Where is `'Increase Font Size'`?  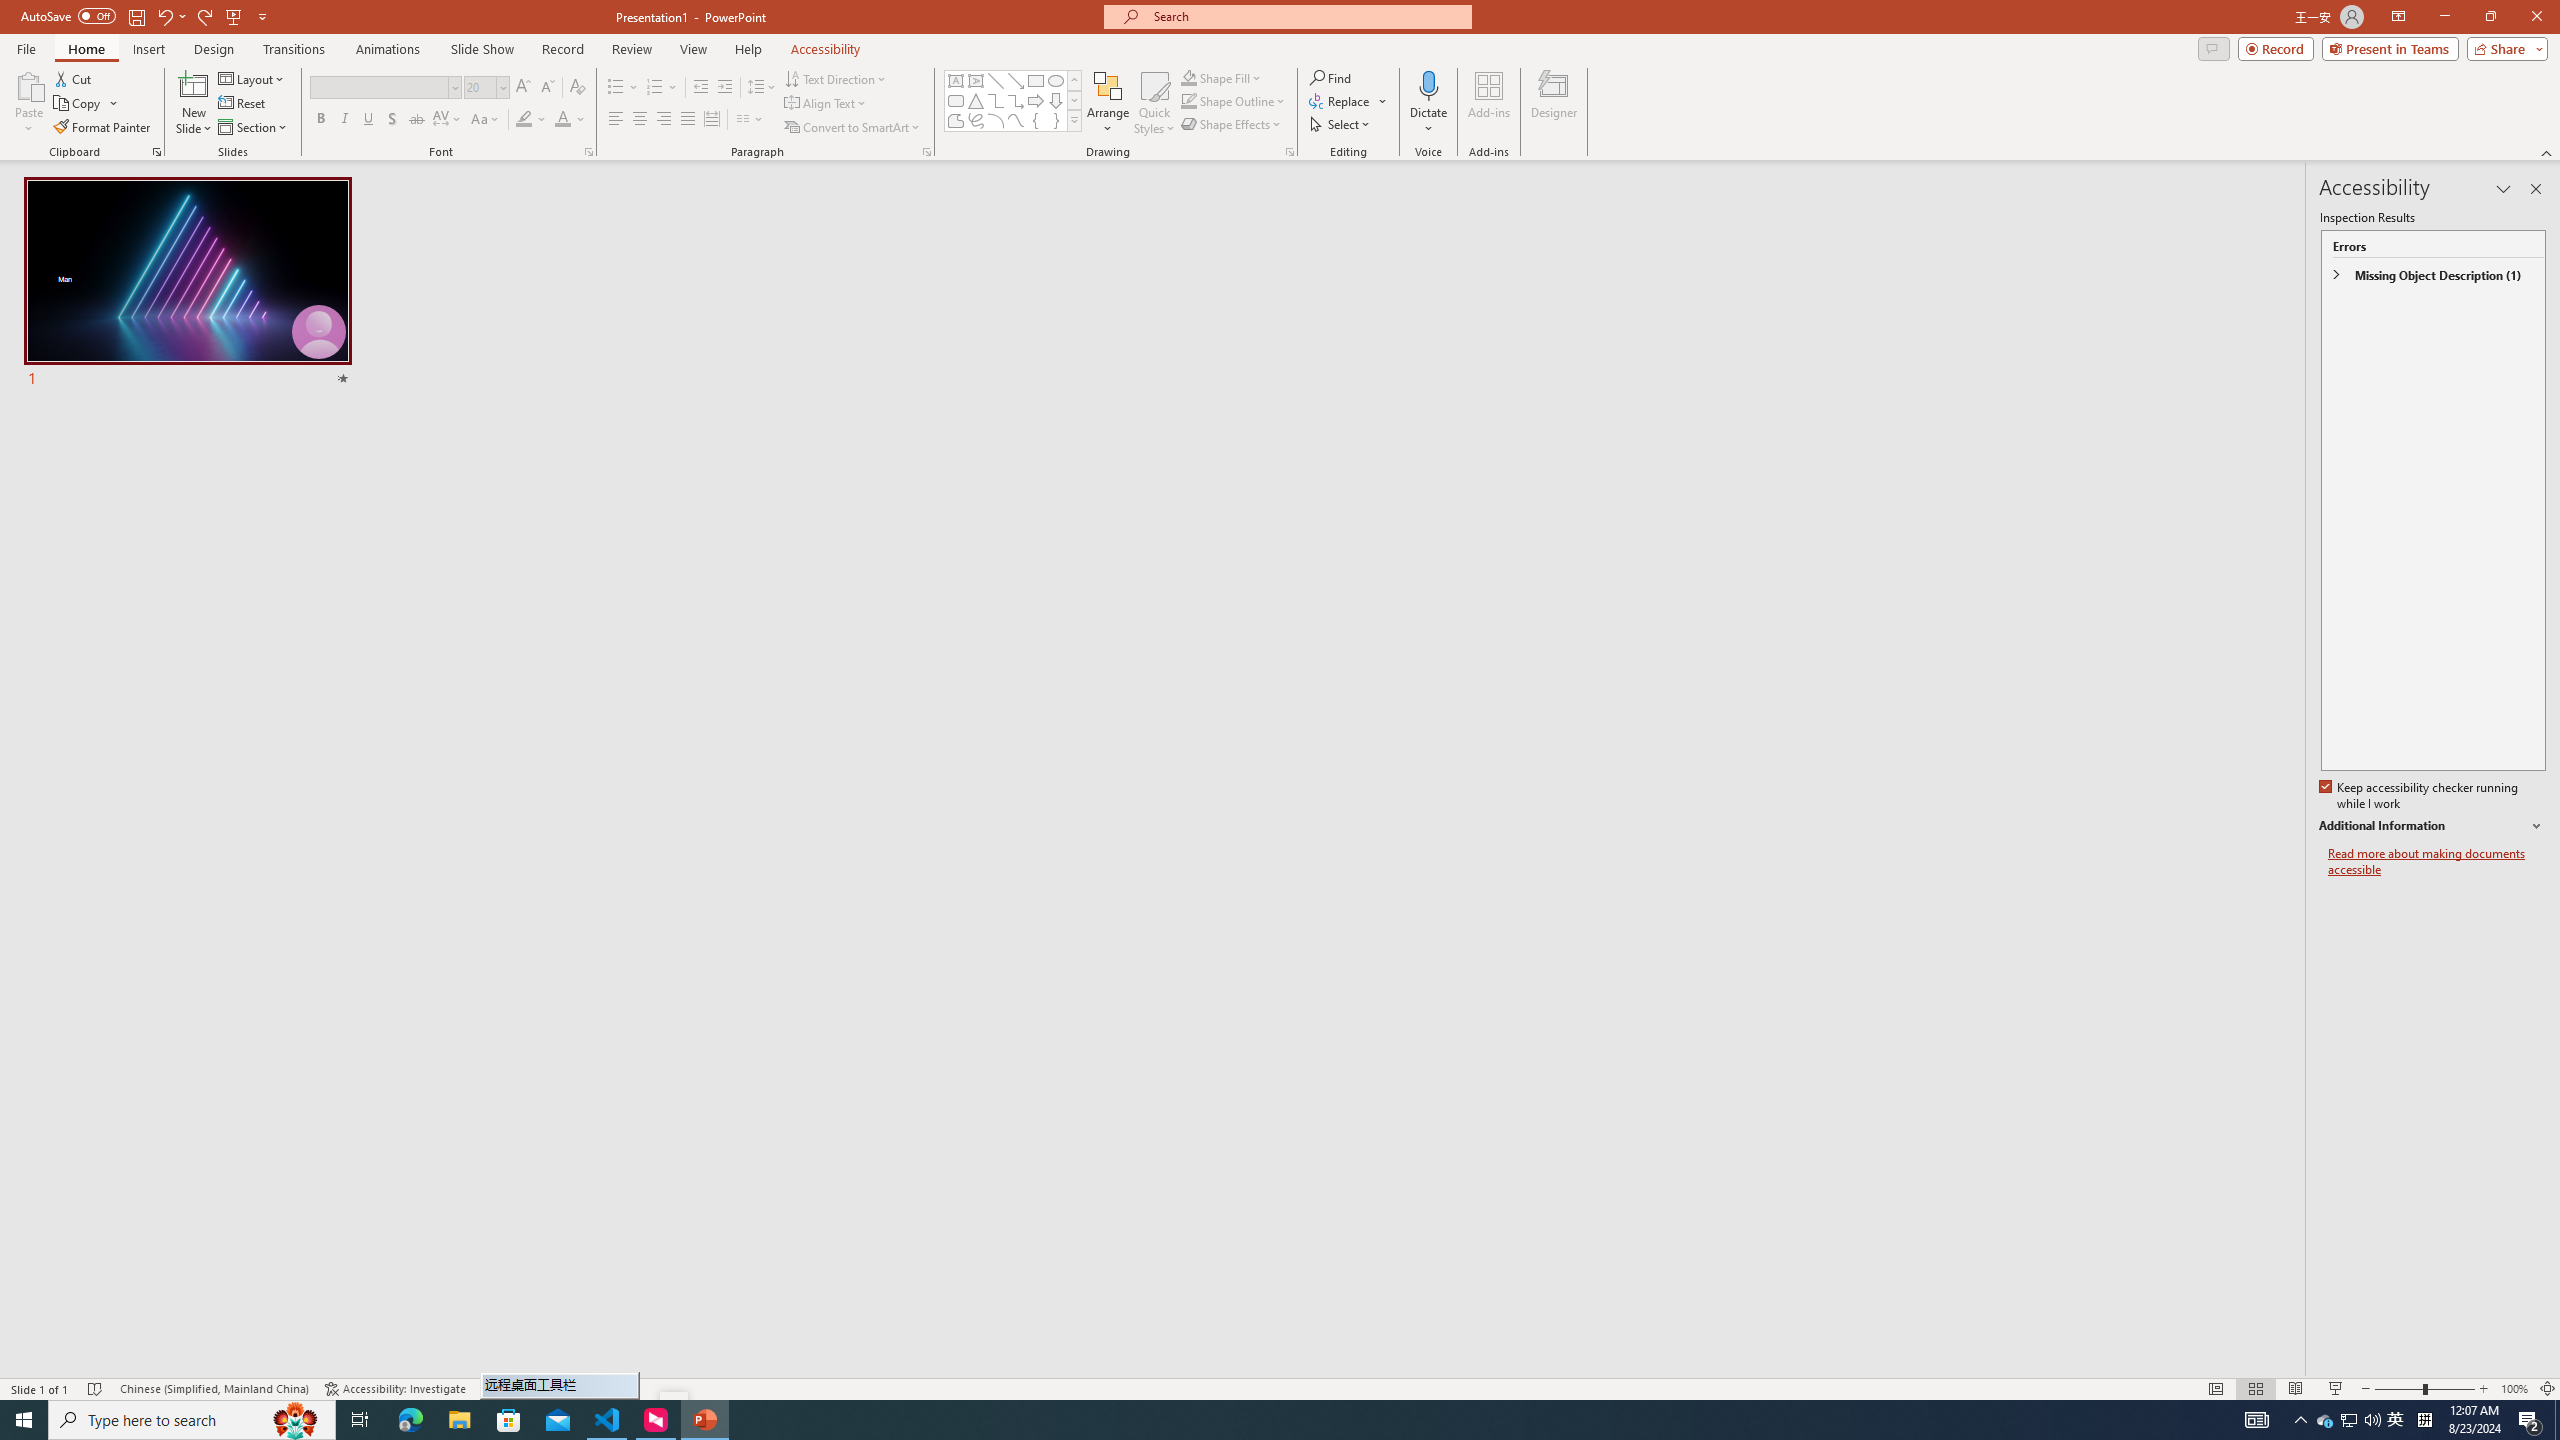
'Increase Font Size' is located at coordinates (522, 87).